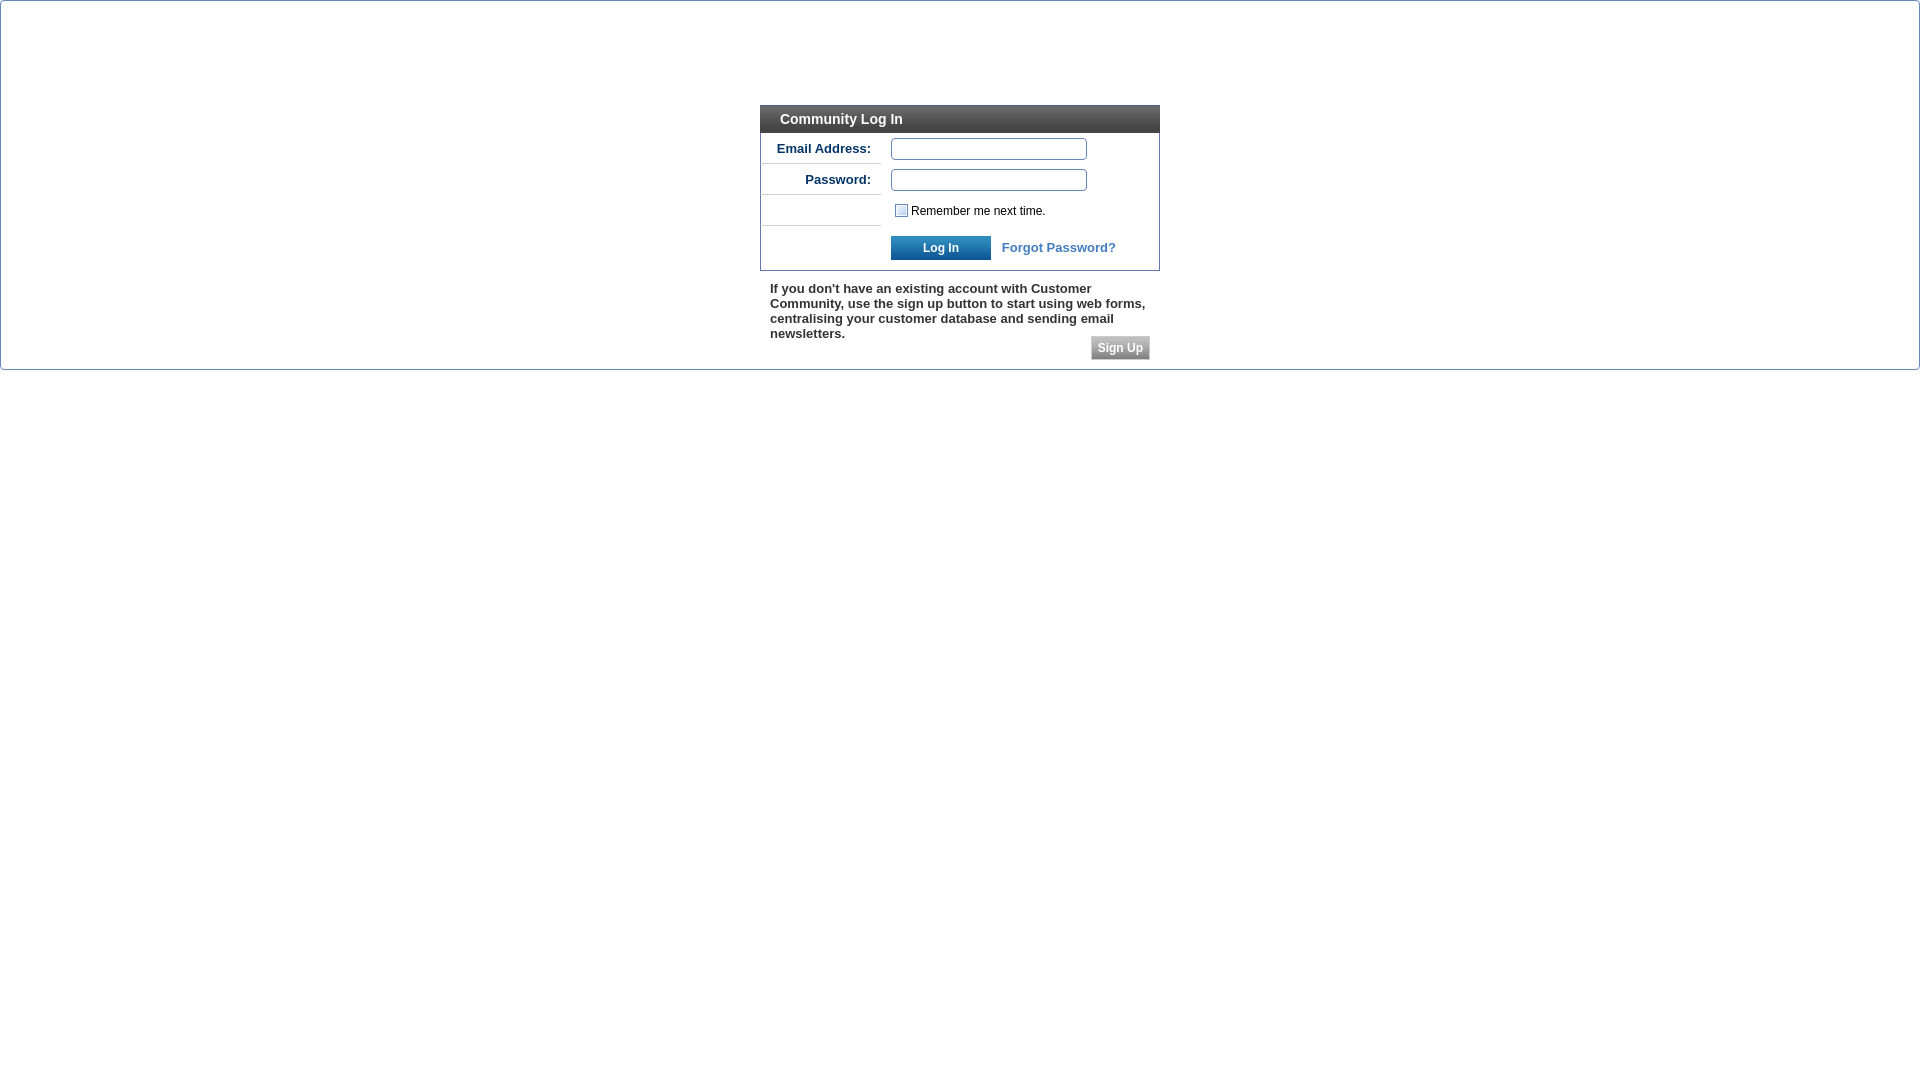  I want to click on 'Log In', so click(939, 246).